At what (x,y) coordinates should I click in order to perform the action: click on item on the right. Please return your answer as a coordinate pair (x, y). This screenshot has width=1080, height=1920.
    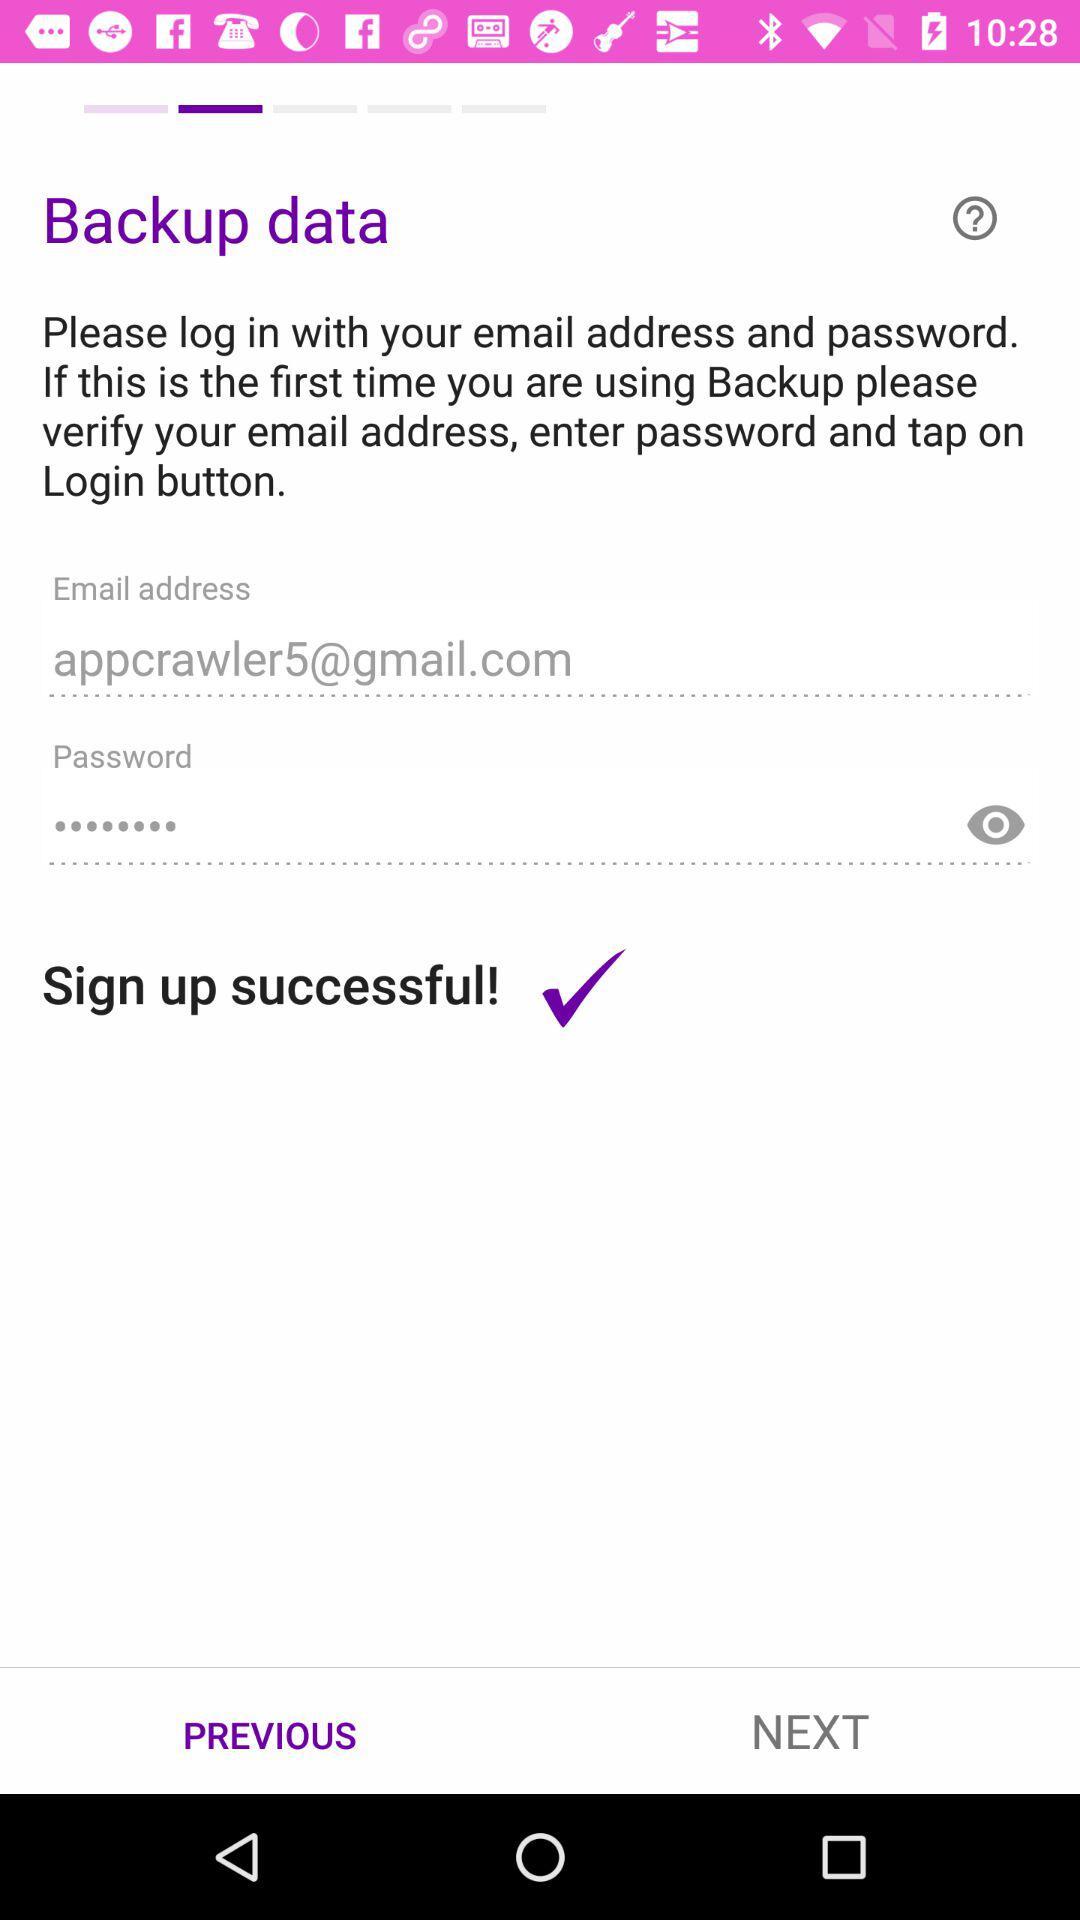
    Looking at the image, I should click on (995, 815).